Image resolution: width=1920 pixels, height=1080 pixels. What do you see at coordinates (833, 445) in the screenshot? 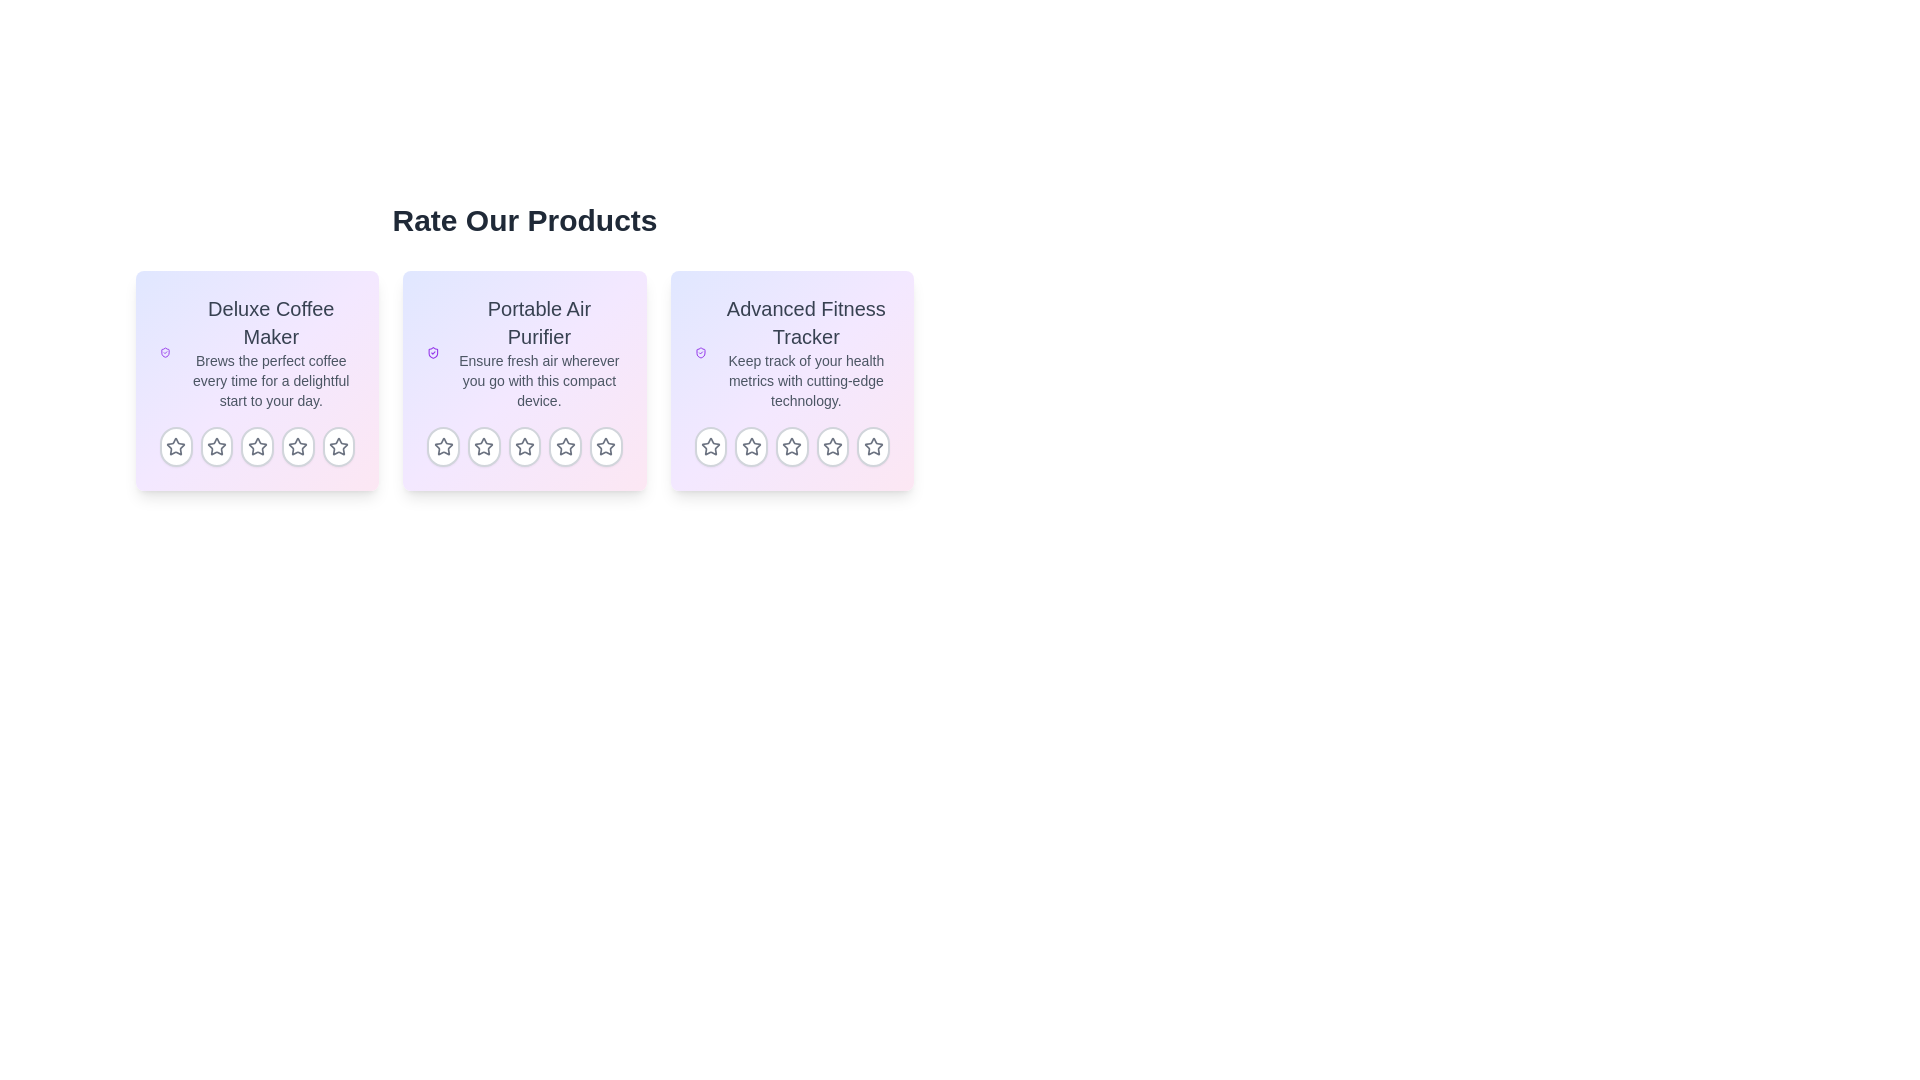
I see `the fourth star icon in the rating section of the 'Advanced Fitness Tracker' card` at bounding box center [833, 445].